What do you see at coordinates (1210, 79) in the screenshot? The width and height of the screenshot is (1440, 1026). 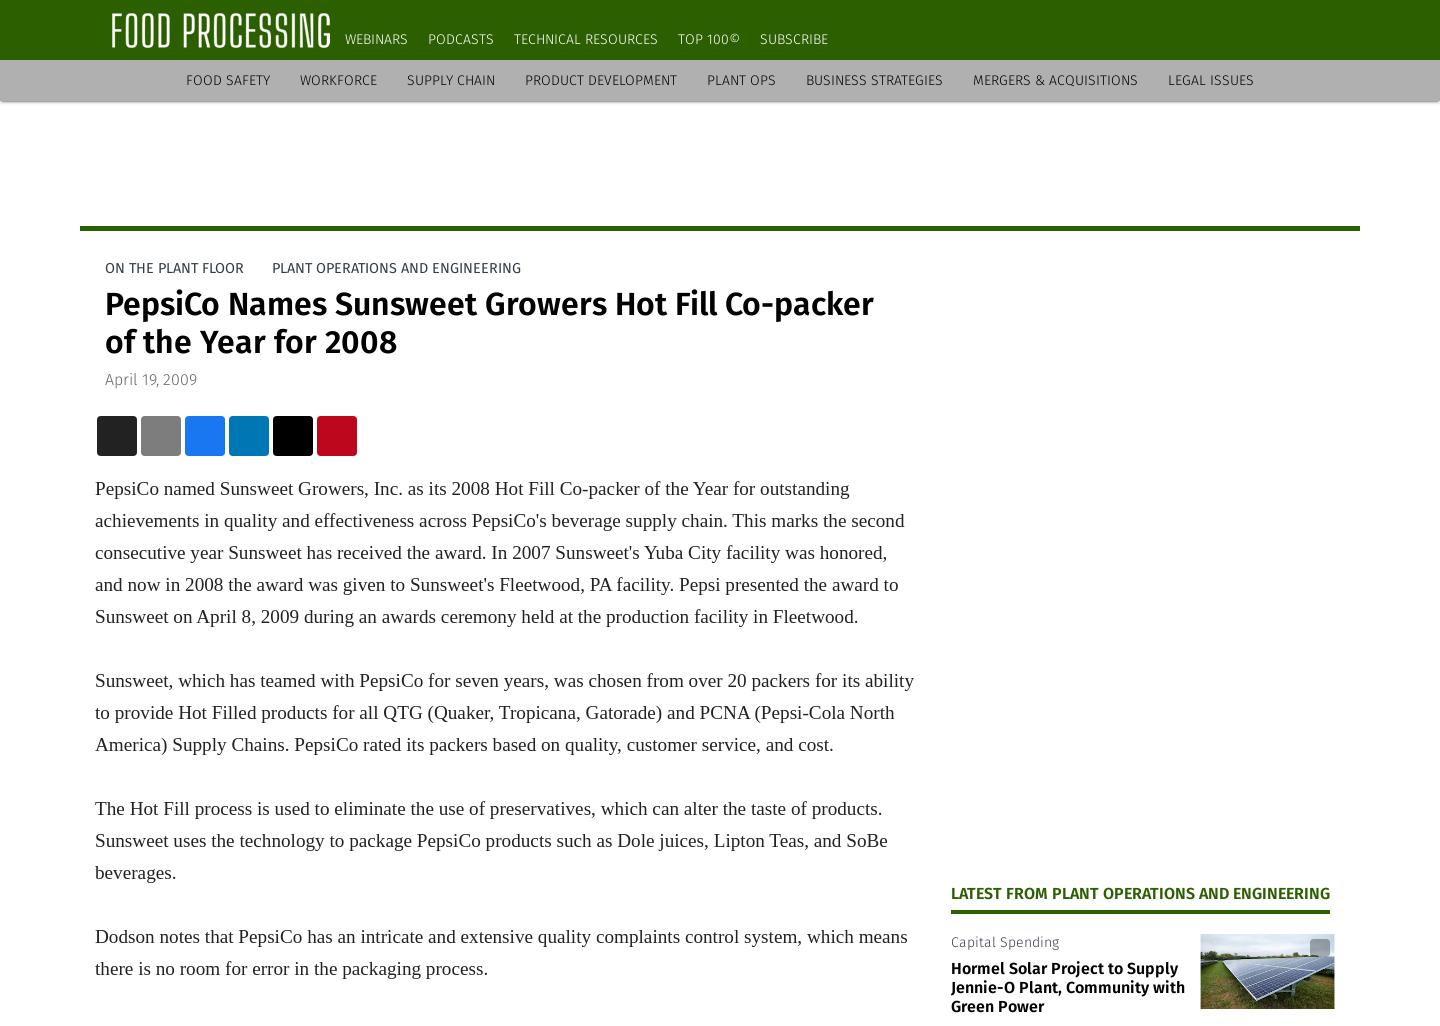 I see `'Legal Issues'` at bounding box center [1210, 79].